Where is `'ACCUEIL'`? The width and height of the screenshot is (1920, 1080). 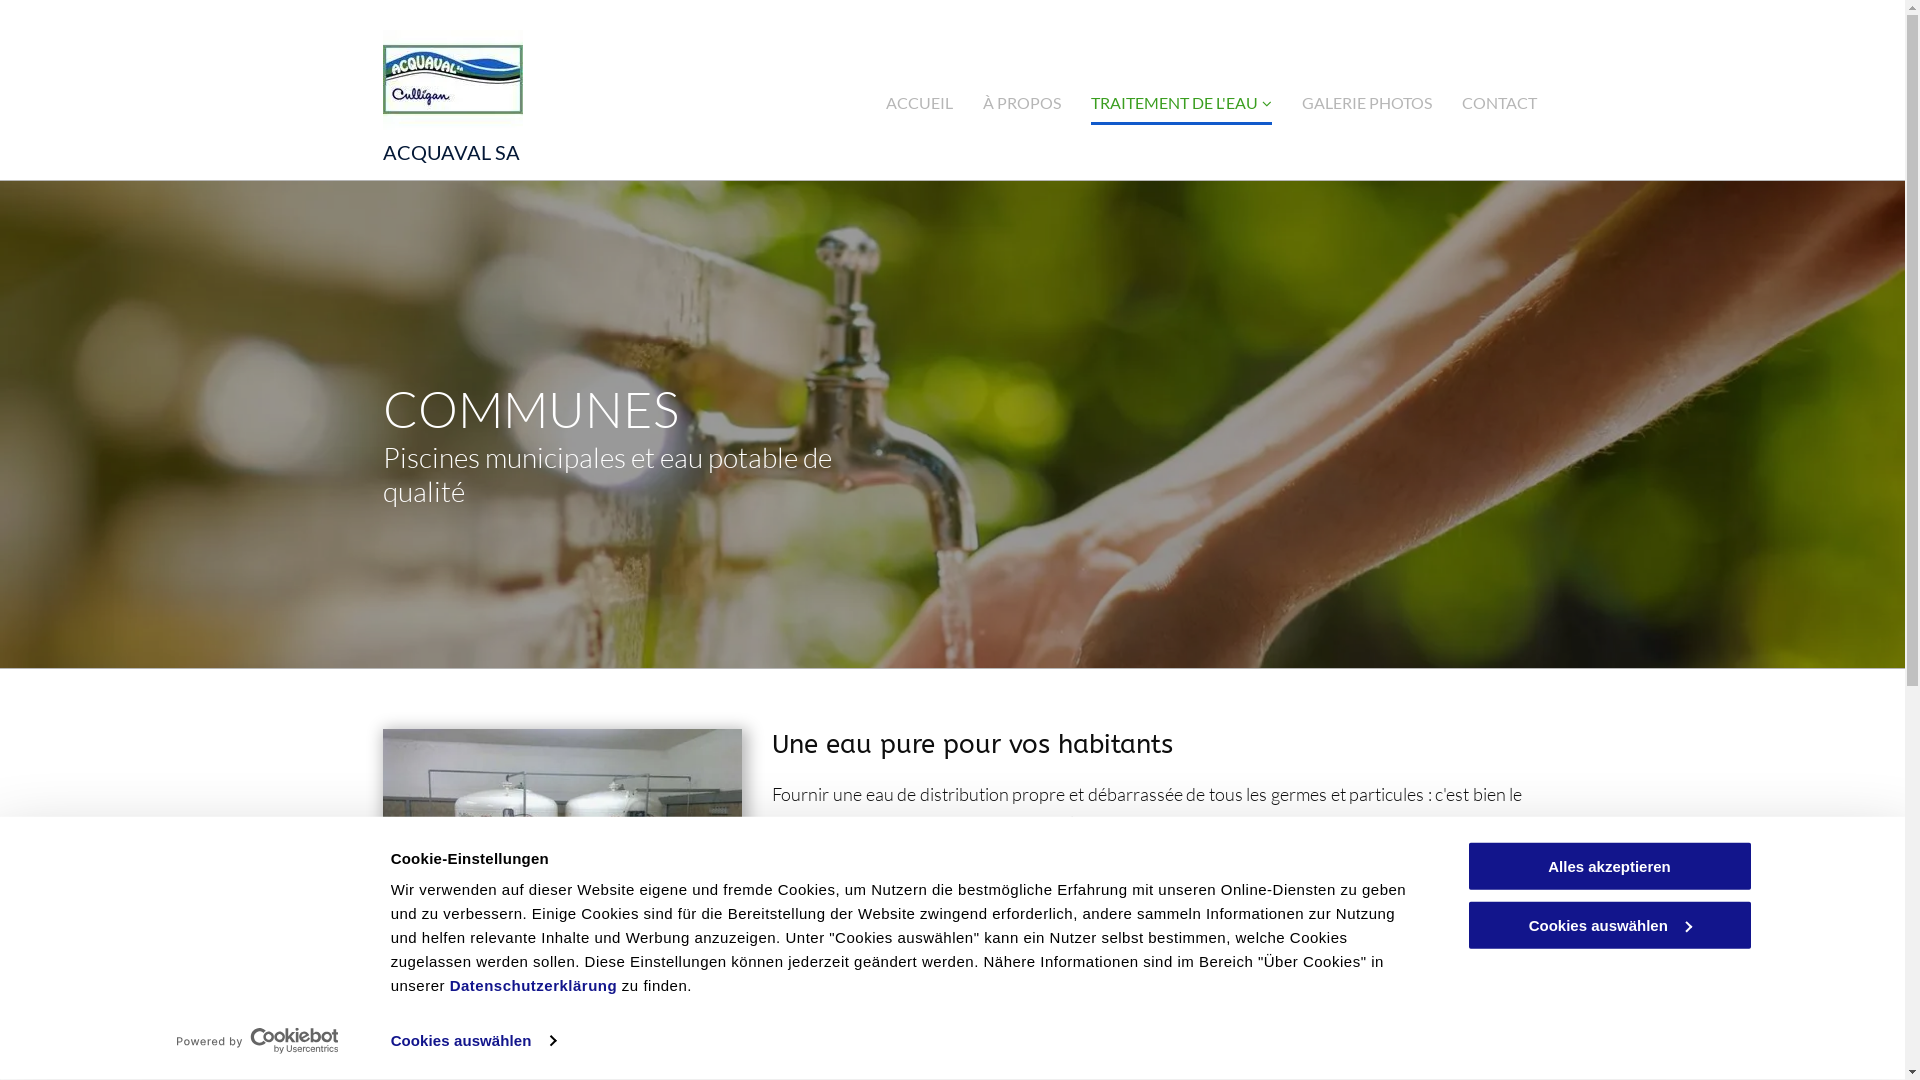
'ACCUEIL' is located at coordinates (918, 101).